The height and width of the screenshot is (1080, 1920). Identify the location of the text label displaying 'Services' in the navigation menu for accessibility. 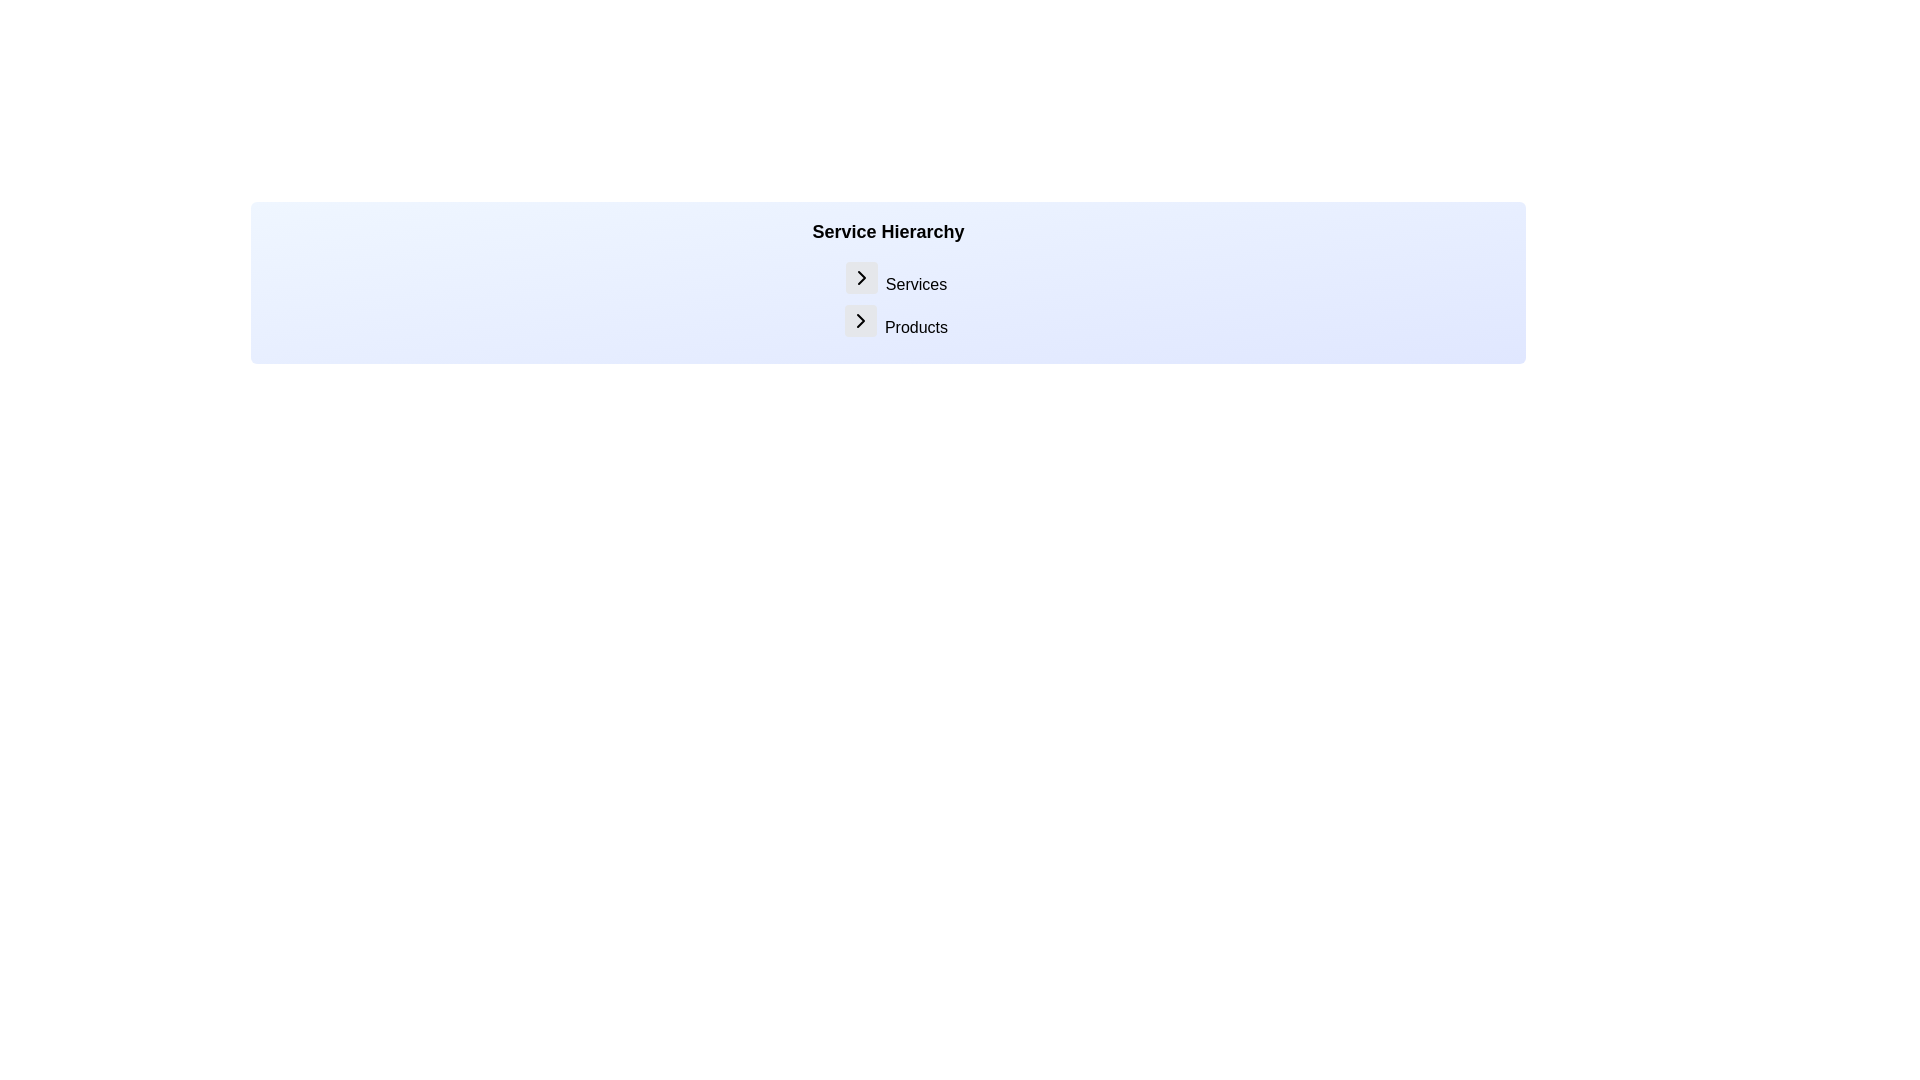
(915, 284).